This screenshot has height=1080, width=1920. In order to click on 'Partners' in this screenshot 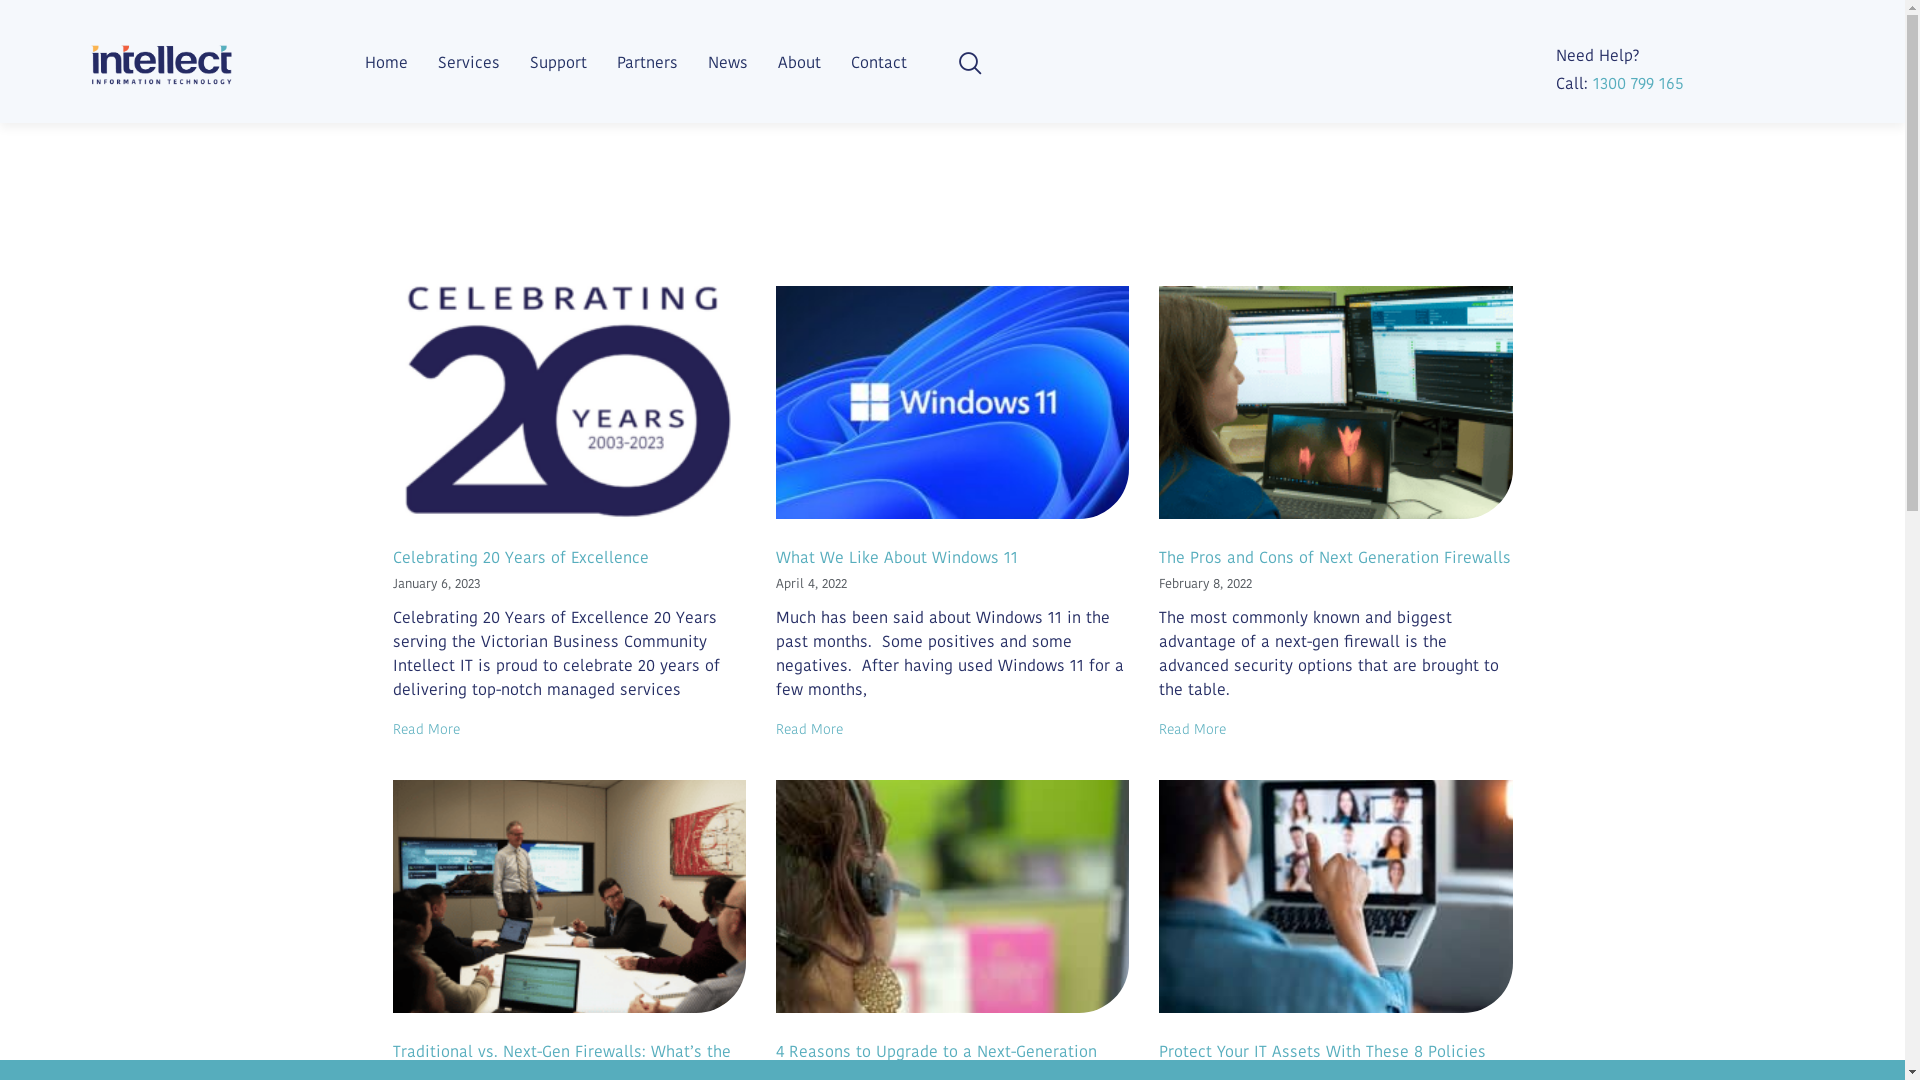, I will do `click(647, 61)`.